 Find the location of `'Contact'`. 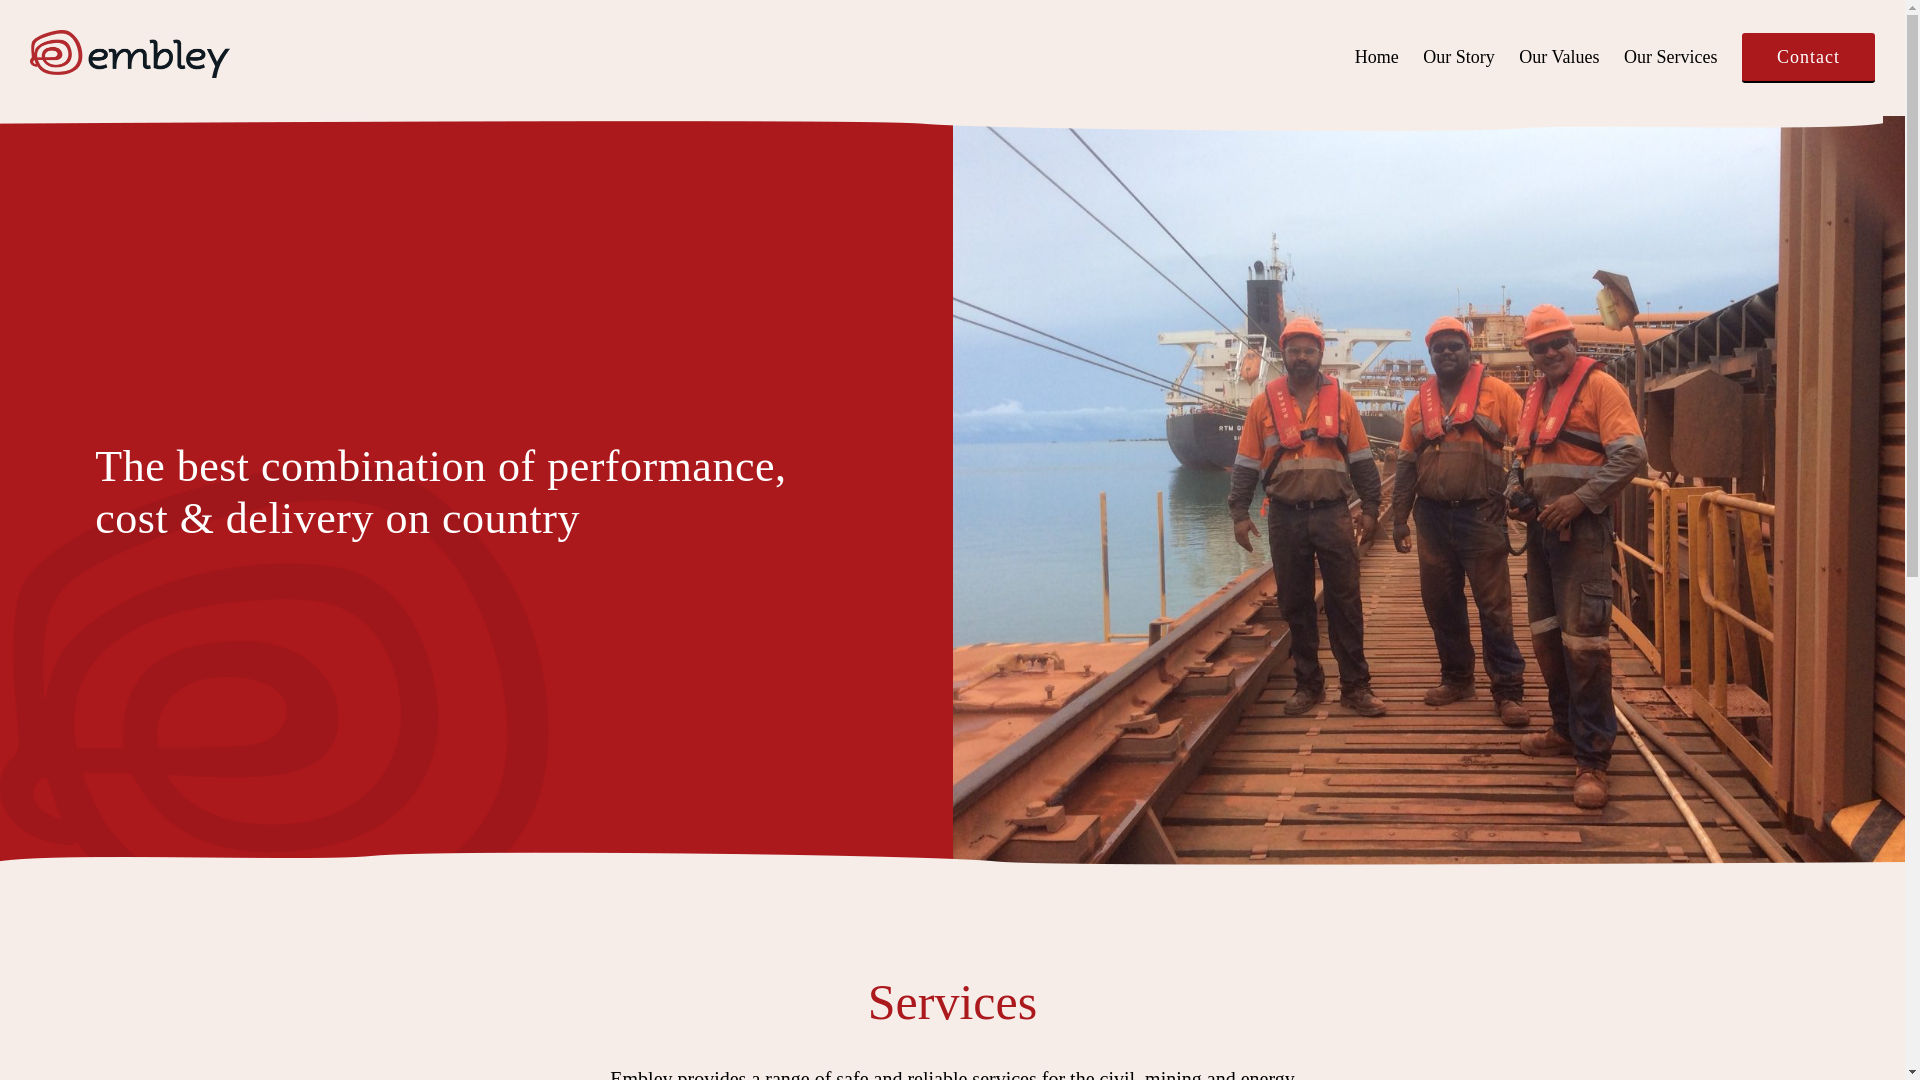

'Contact' is located at coordinates (1808, 56).